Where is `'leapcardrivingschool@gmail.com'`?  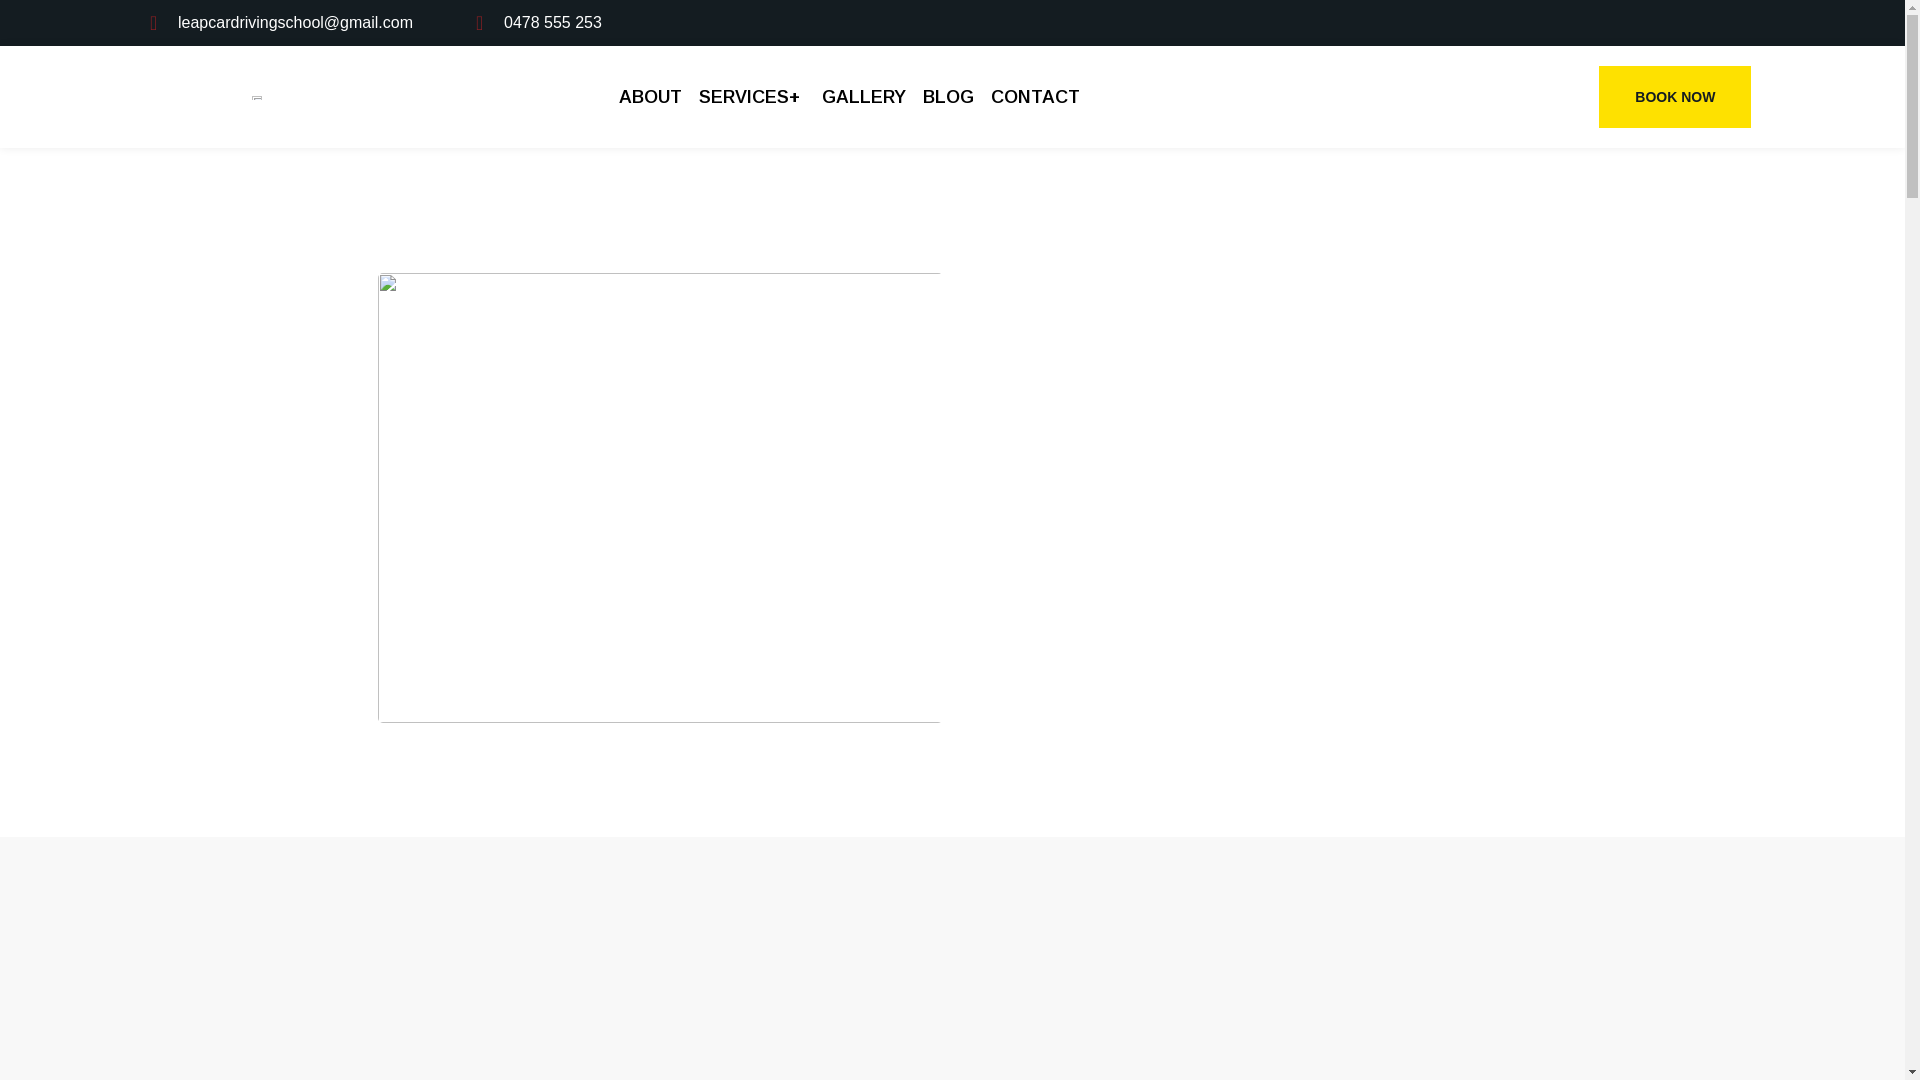 'leapcardrivingschool@gmail.com' is located at coordinates (148, 23).